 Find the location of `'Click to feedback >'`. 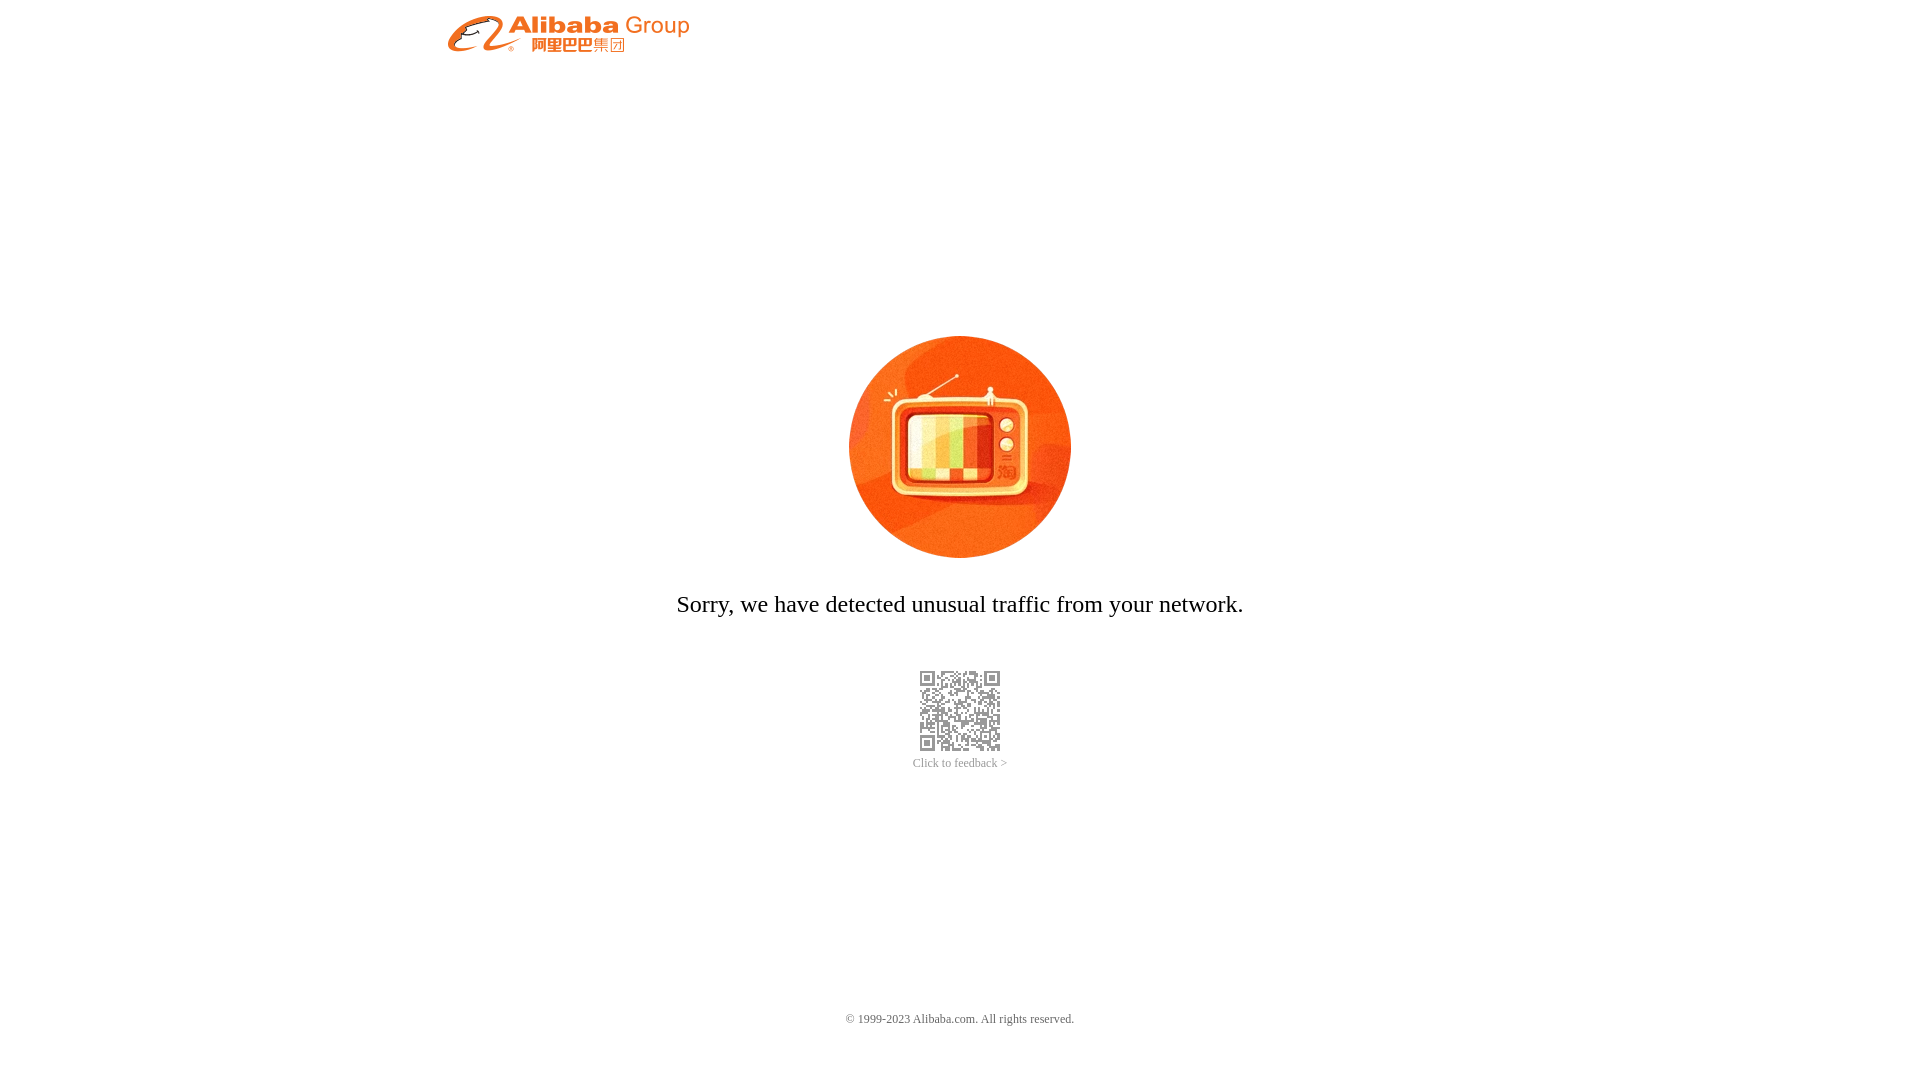

'Click to feedback >' is located at coordinates (911, 763).